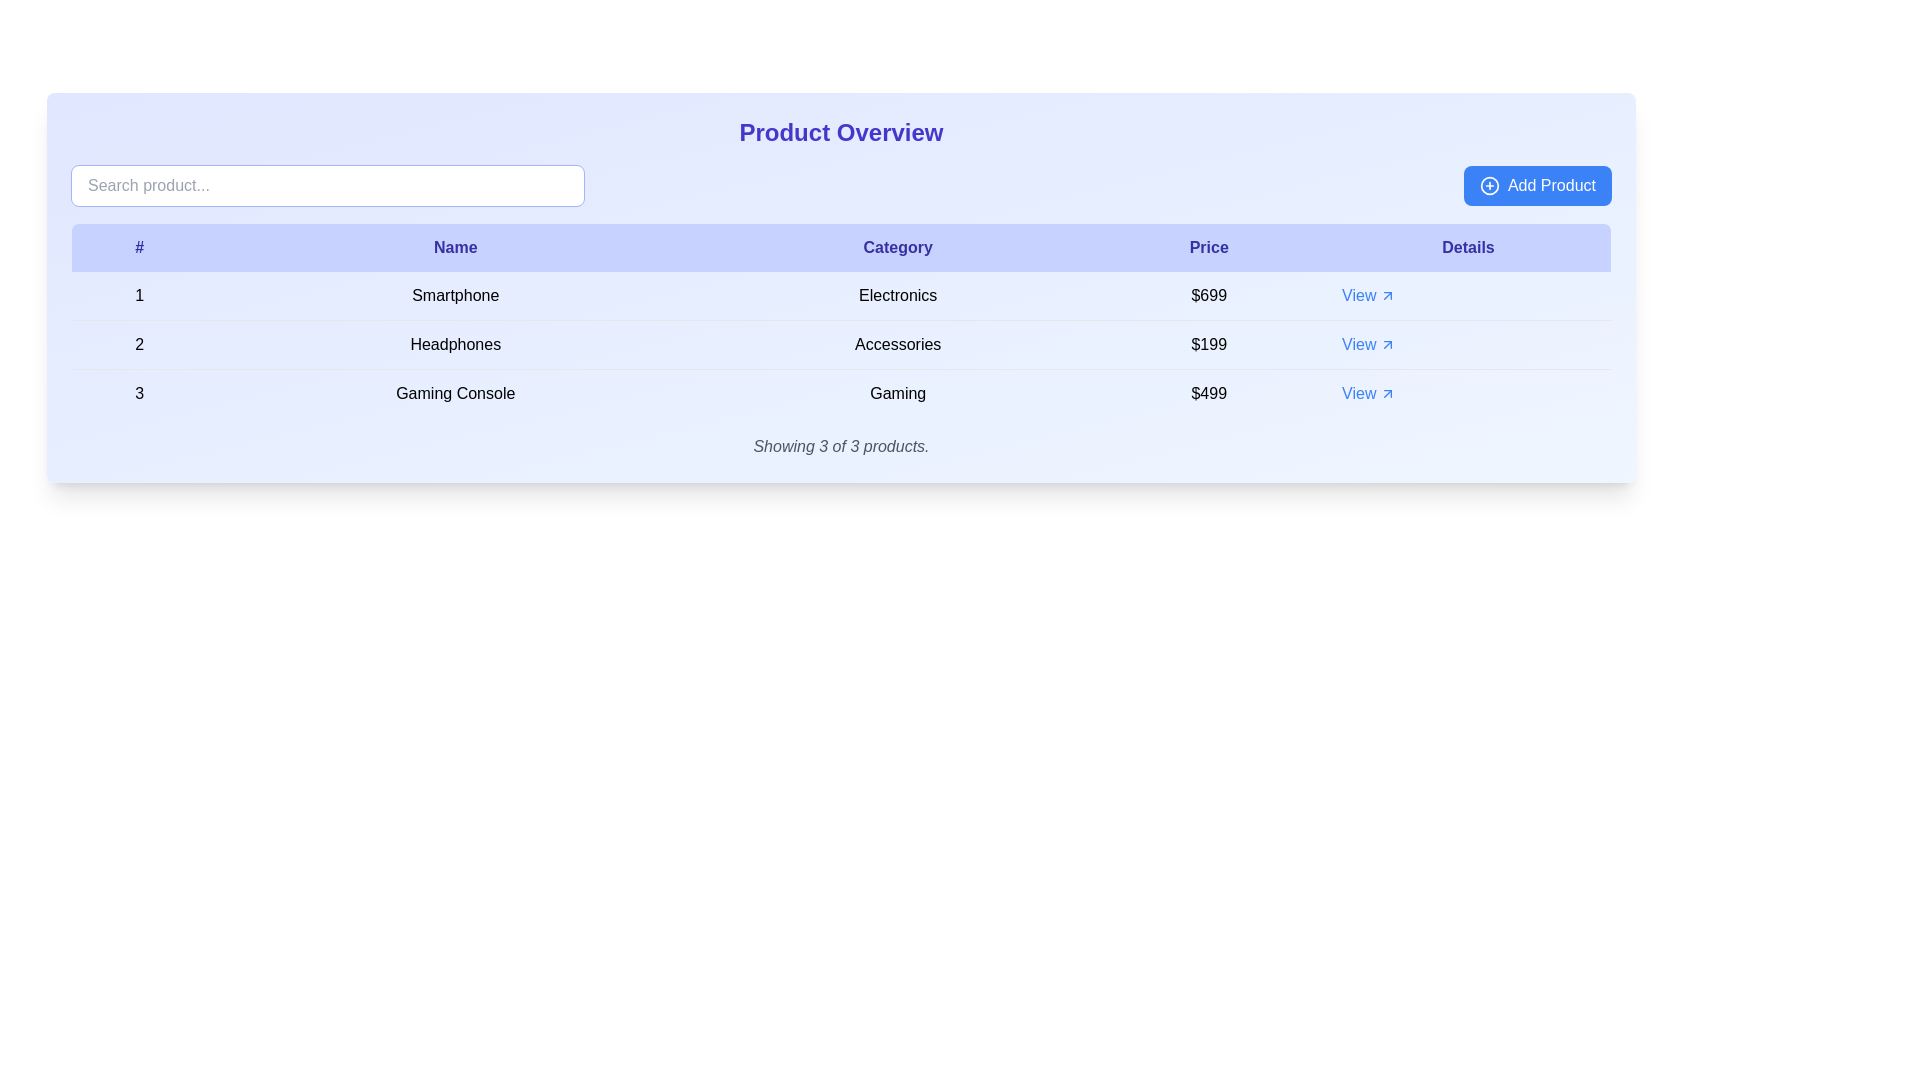 Image resolution: width=1920 pixels, height=1080 pixels. Describe the element at coordinates (1489, 185) in the screenshot. I see `the SVG Circle element that depicts a 'plus' symbol within the 'Add Product' button, located to the left of the text in the button` at that location.